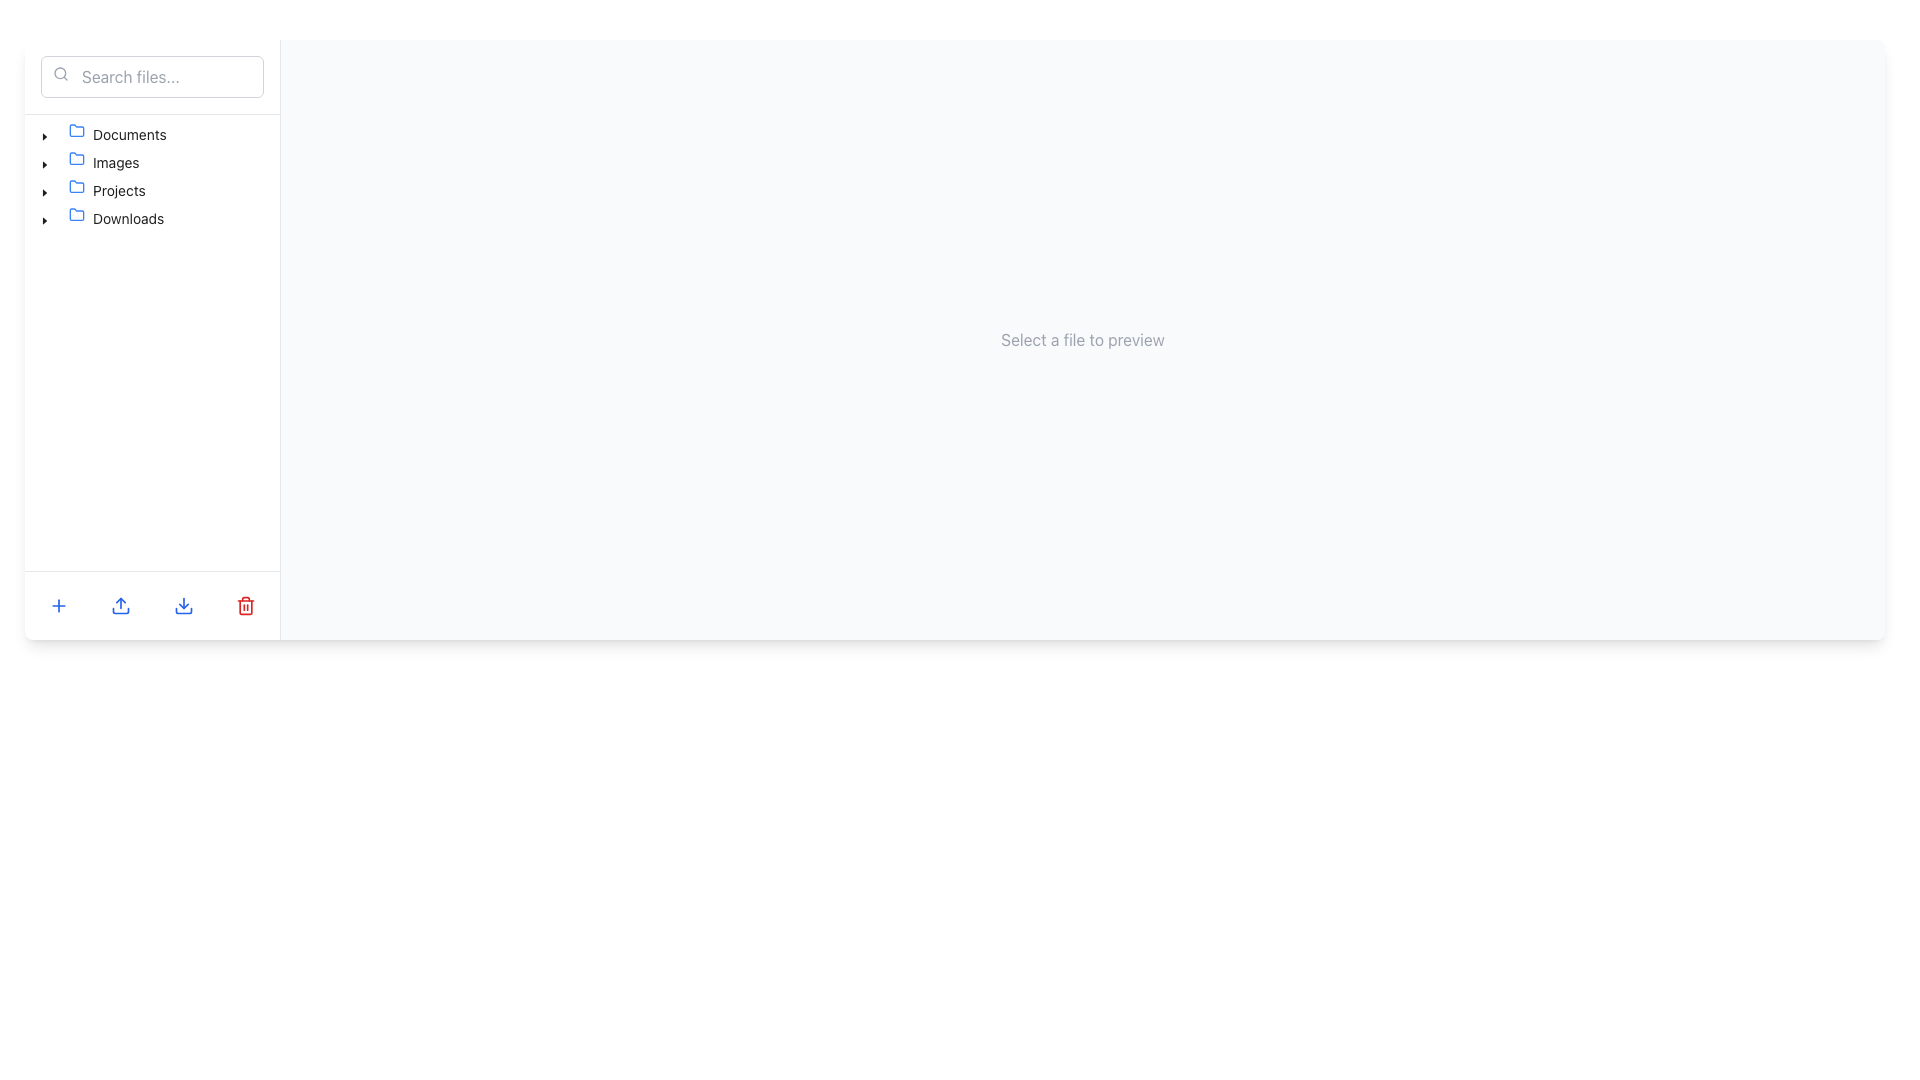  What do you see at coordinates (44, 164) in the screenshot?
I see `the Toggle or Expand/Collapse Icon next to the 'Images' folder in the tree view` at bounding box center [44, 164].